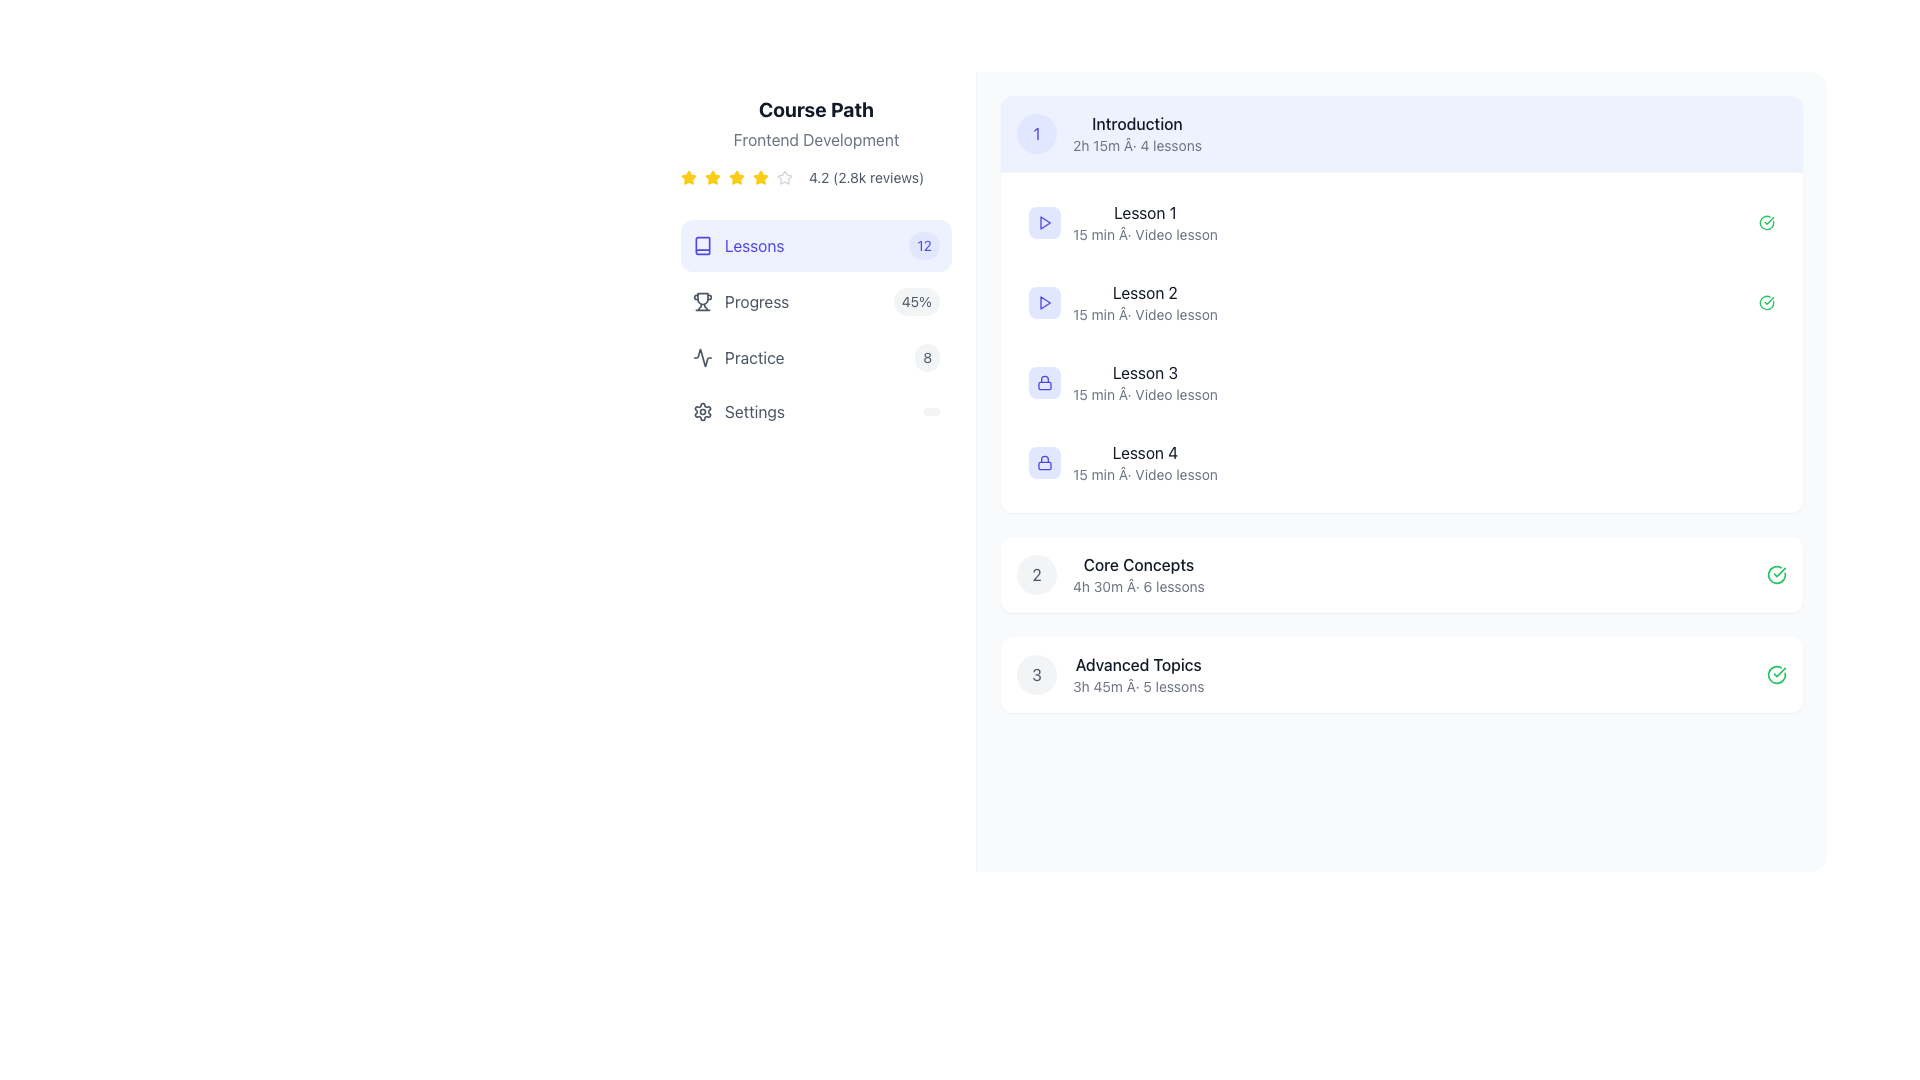 This screenshot has height=1080, width=1920. Describe the element at coordinates (1036, 675) in the screenshot. I see `the small circular Numerical badge with a light gray background and a central dark gray numeral '3', located in the 'Advanced Topics' section of the course content list` at that location.